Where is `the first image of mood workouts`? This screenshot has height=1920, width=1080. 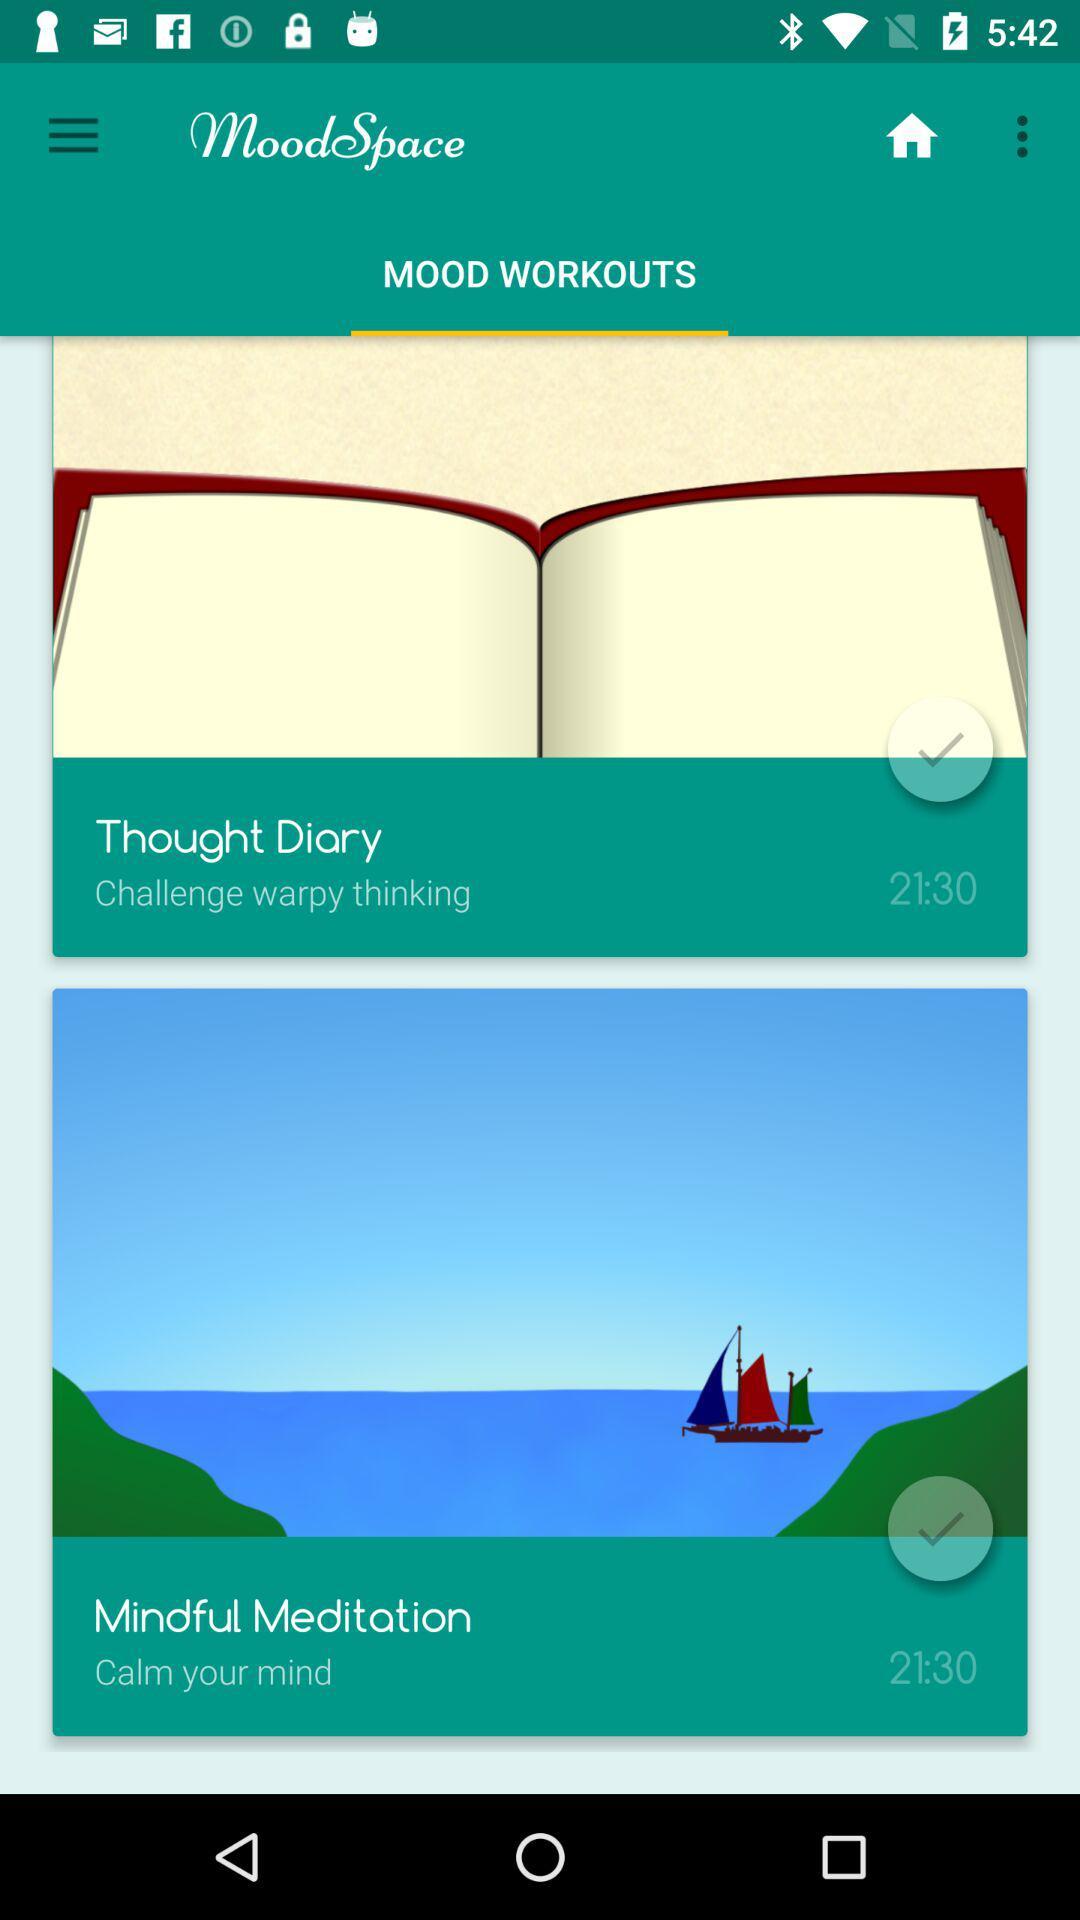 the first image of mood workouts is located at coordinates (540, 654).